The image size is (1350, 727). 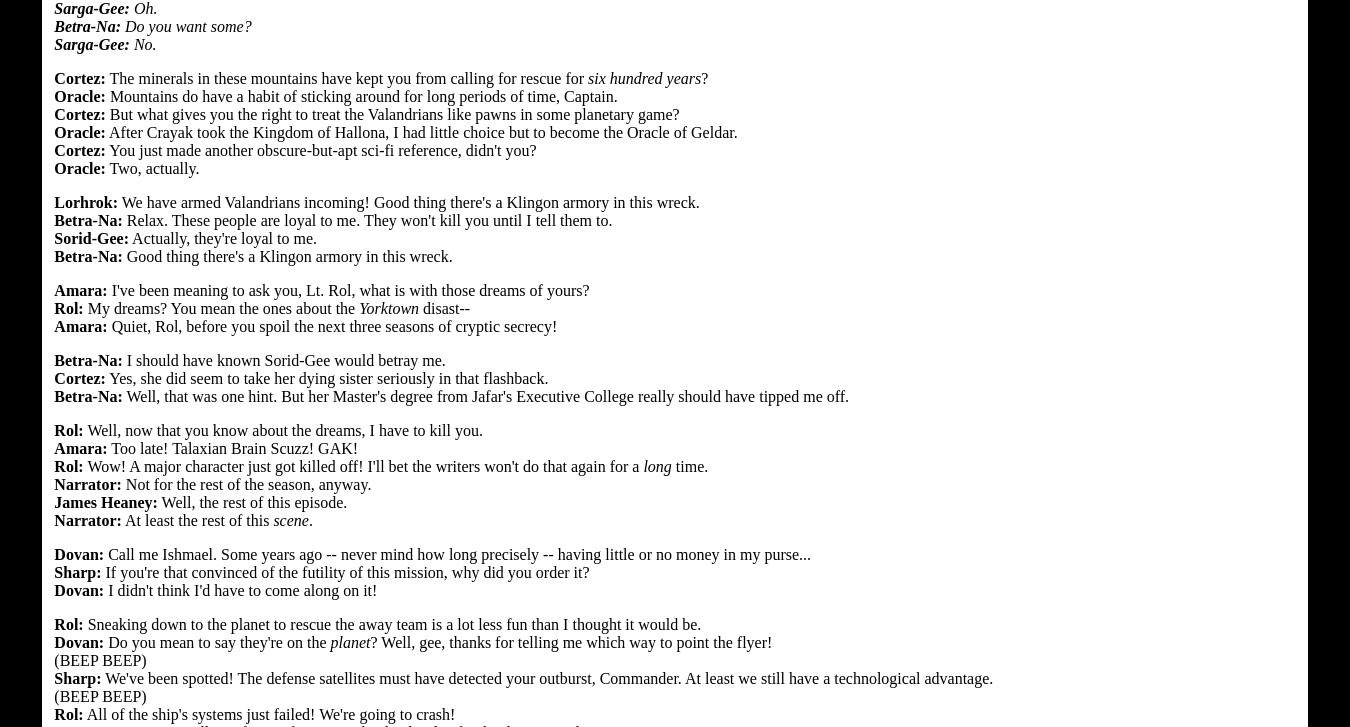 I want to click on 'Not for the rest of the season, anyway.', so click(x=244, y=482).